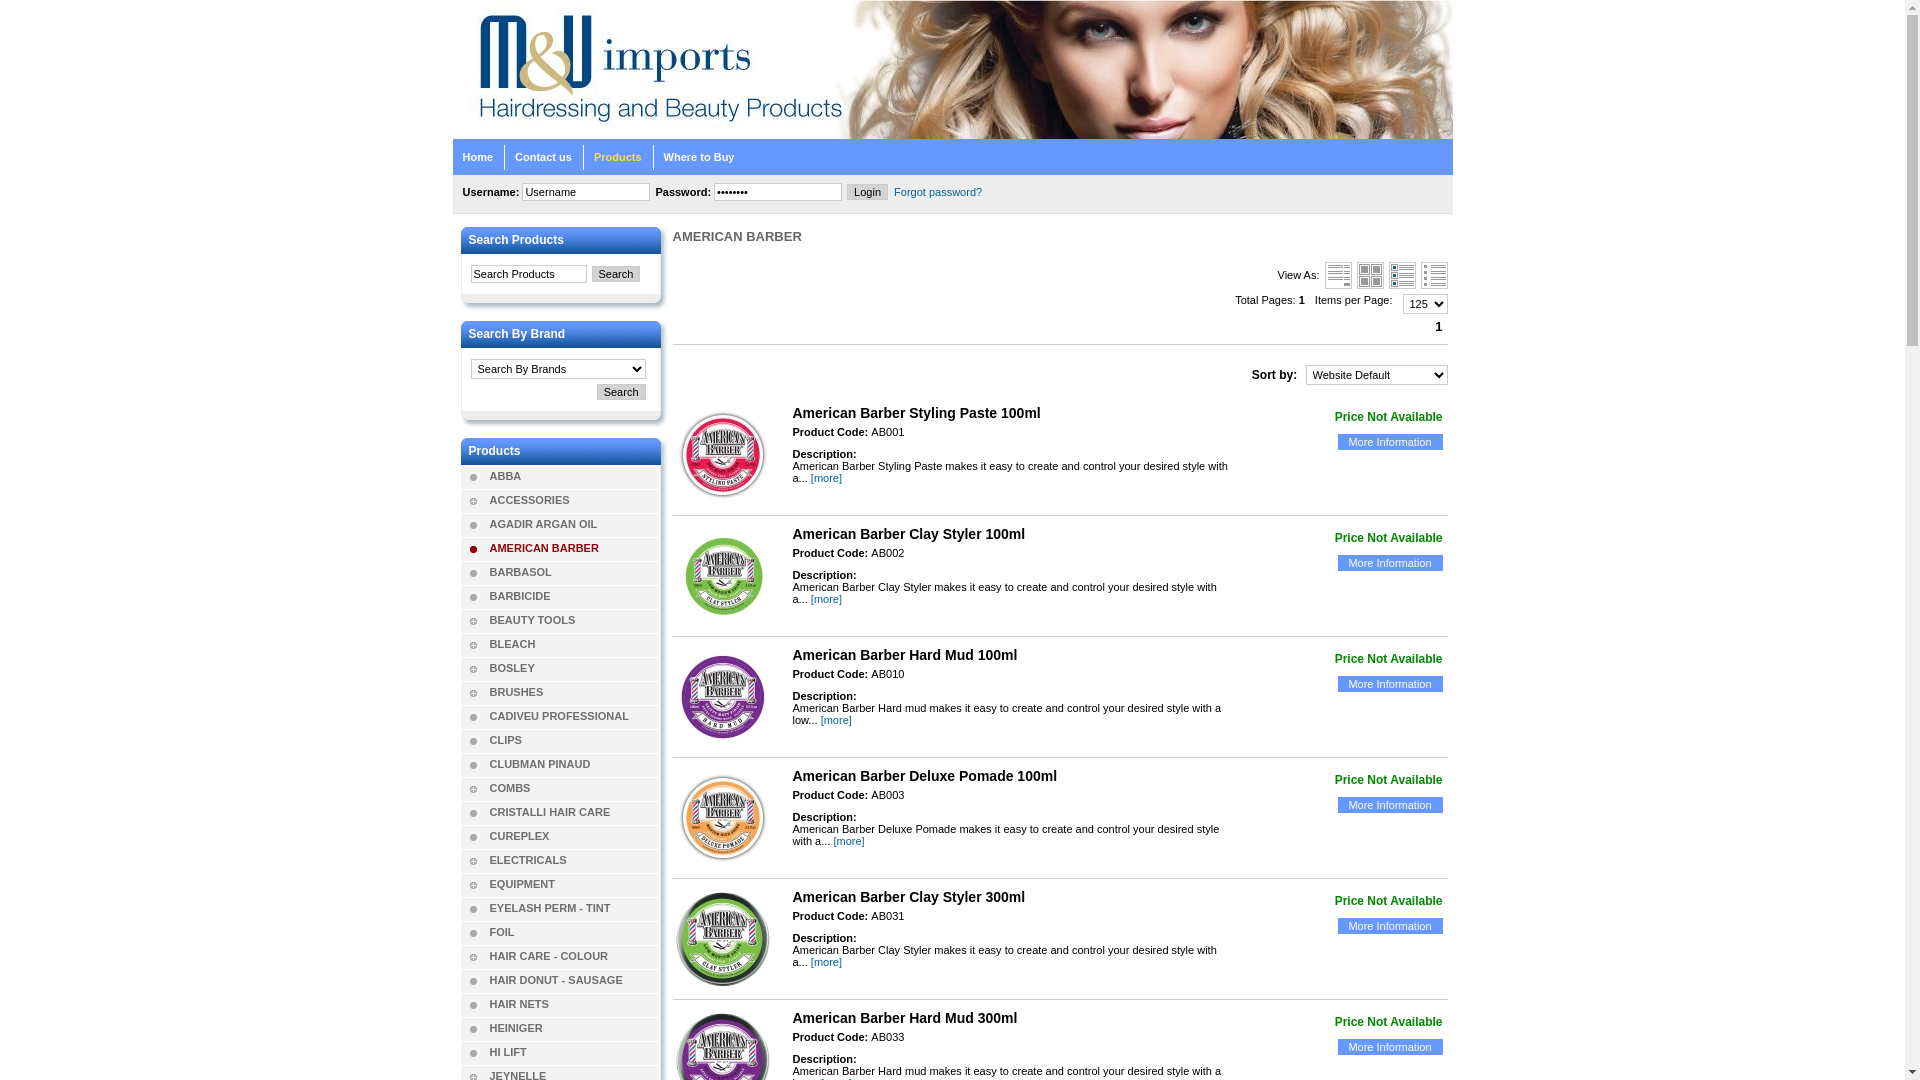 Image resolution: width=1920 pixels, height=1080 pixels. Describe the element at coordinates (1368, 275) in the screenshot. I see `'Gallery Style'` at that location.